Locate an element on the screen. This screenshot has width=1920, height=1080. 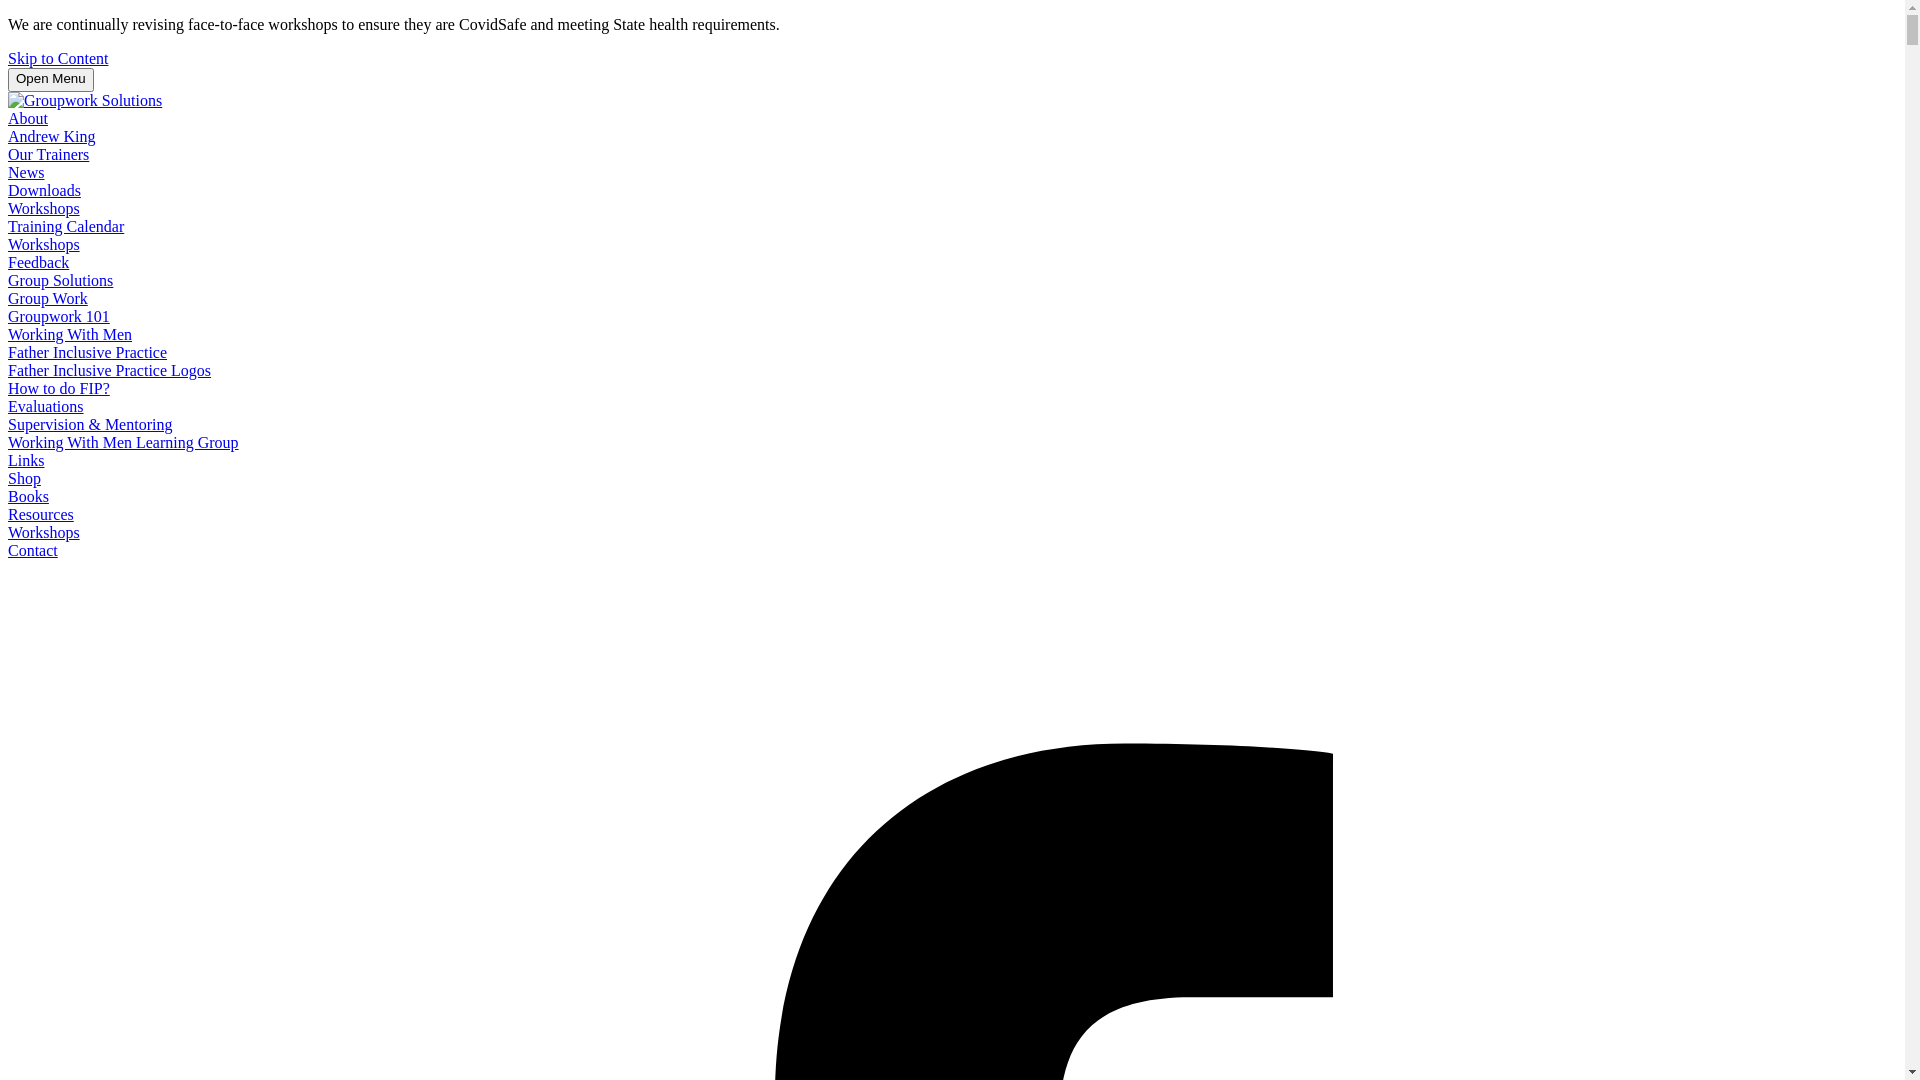
'Links' is located at coordinates (25, 460).